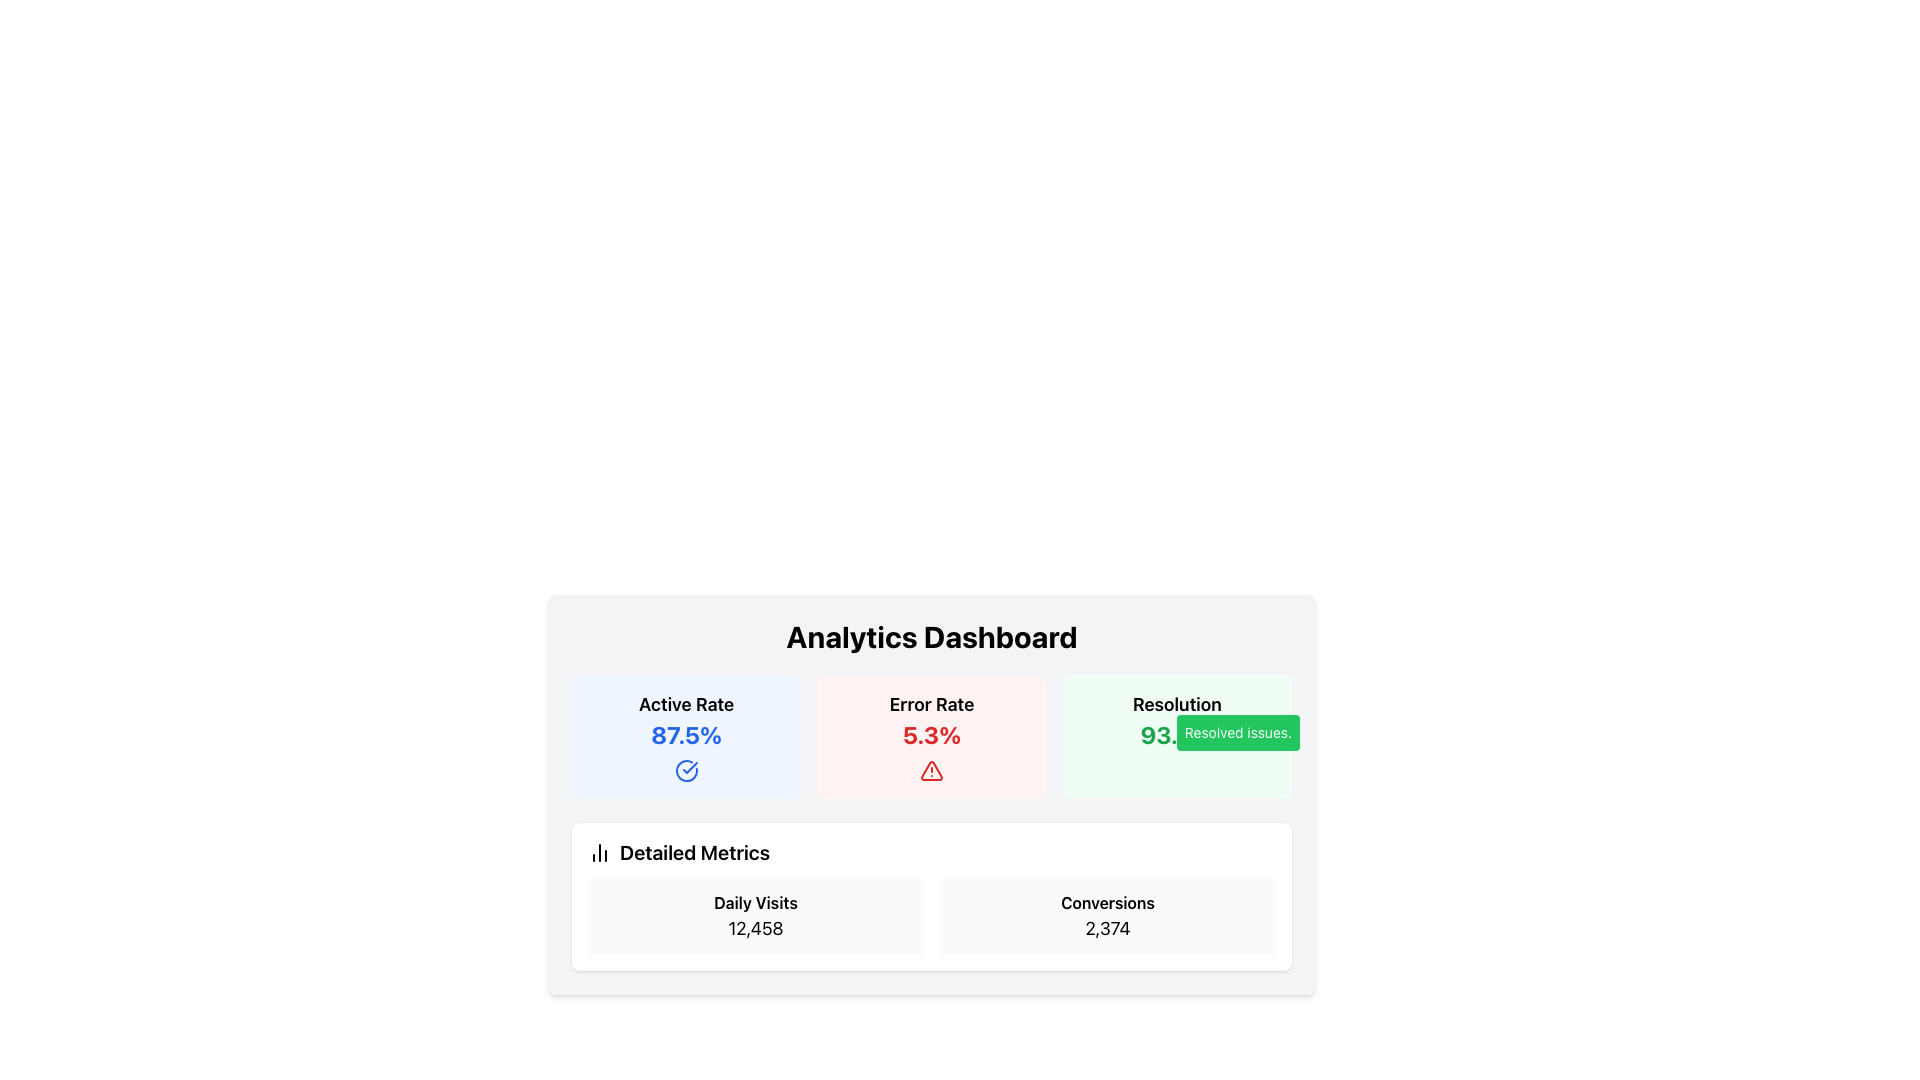  I want to click on text from the informational label with a green background that says 'Resolved issues.', so click(1237, 732).